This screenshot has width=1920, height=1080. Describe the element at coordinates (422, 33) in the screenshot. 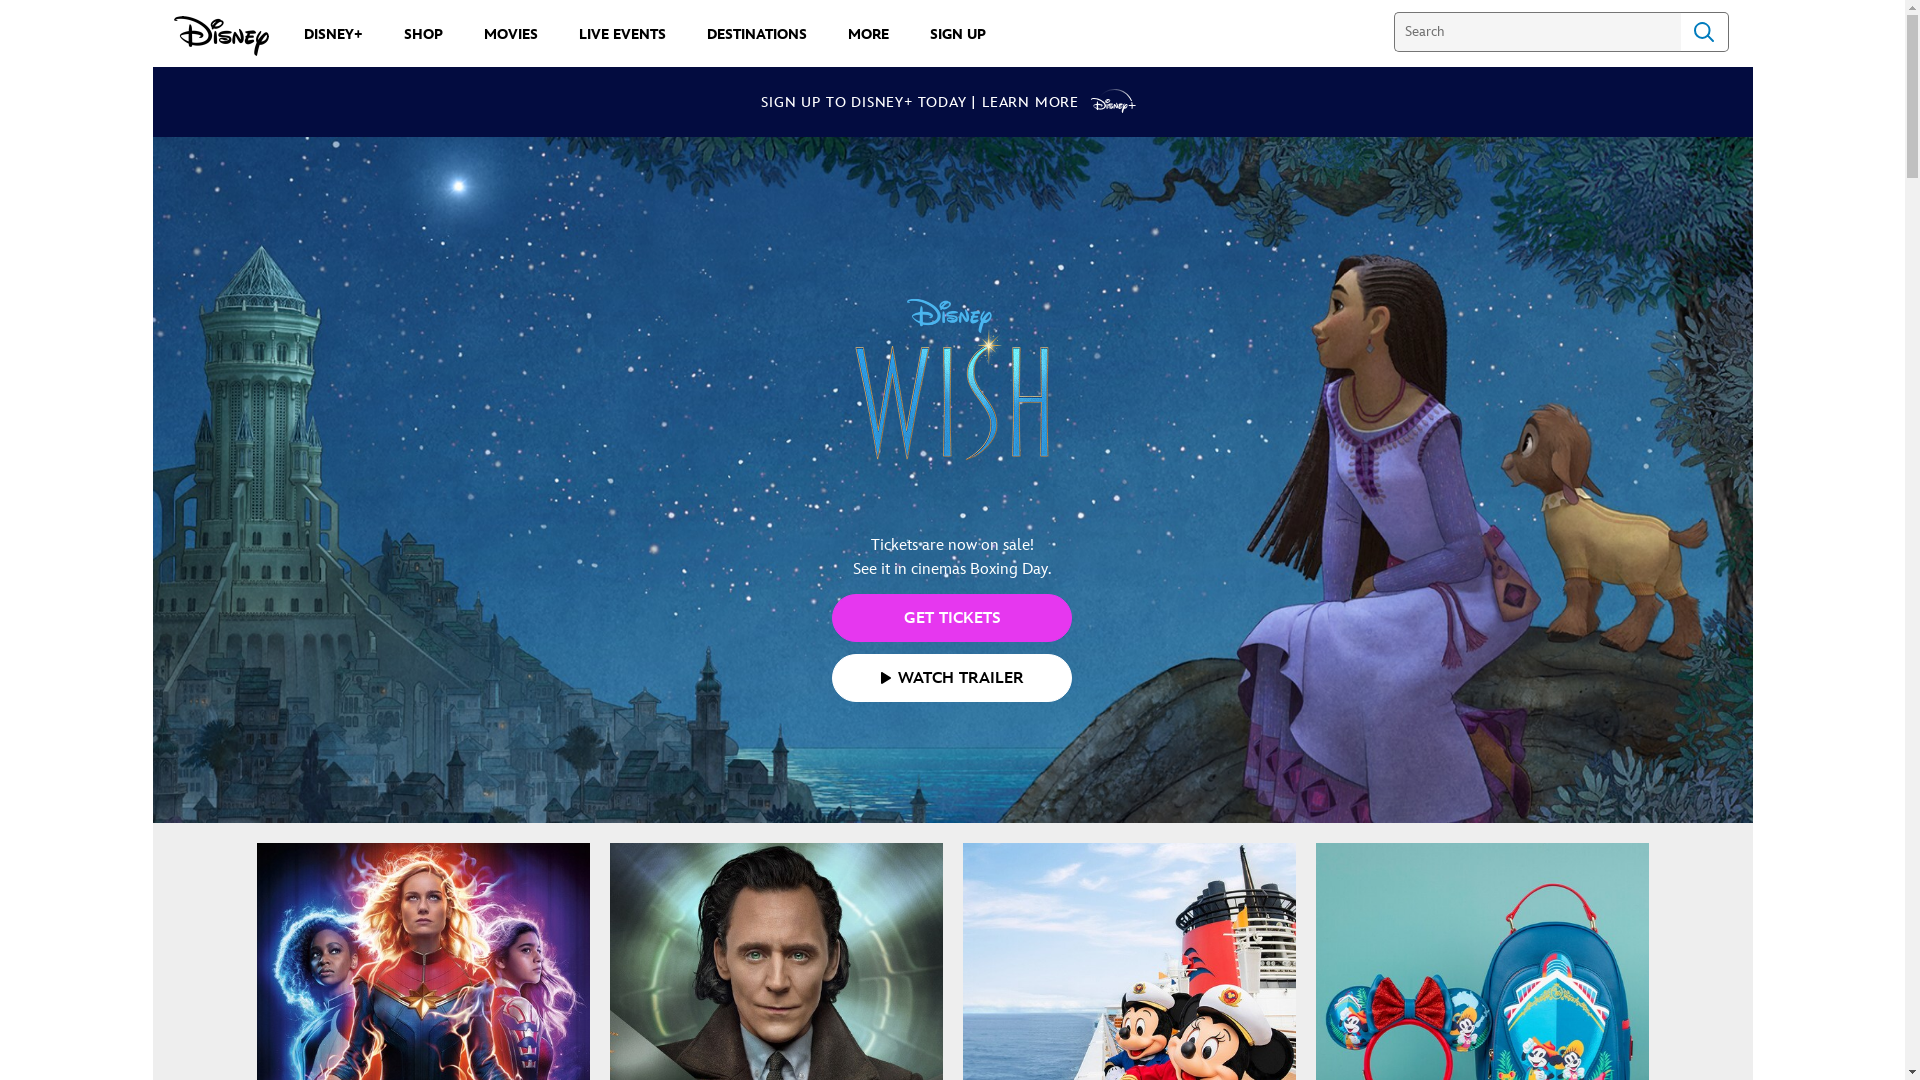

I see `'SHOP'` at that location.